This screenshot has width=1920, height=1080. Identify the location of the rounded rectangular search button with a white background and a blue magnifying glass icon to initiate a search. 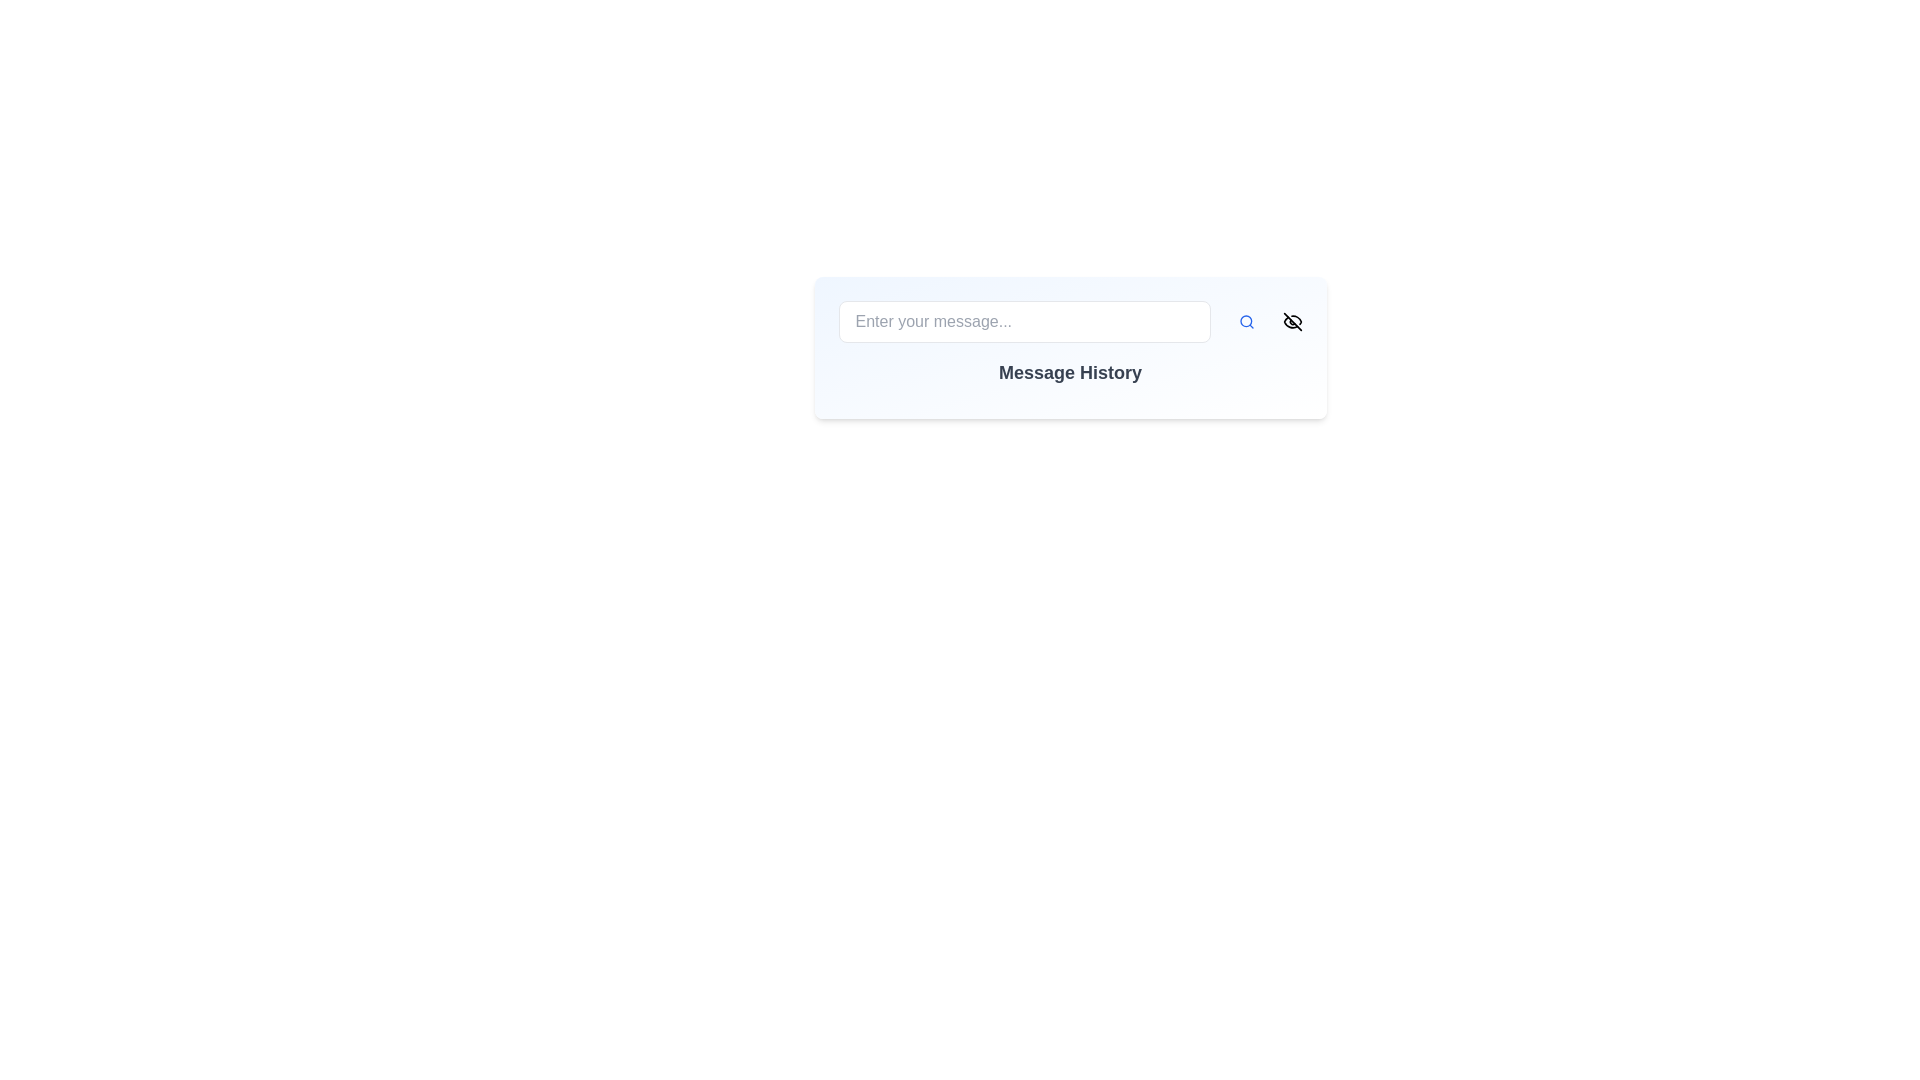
(1245, 320).